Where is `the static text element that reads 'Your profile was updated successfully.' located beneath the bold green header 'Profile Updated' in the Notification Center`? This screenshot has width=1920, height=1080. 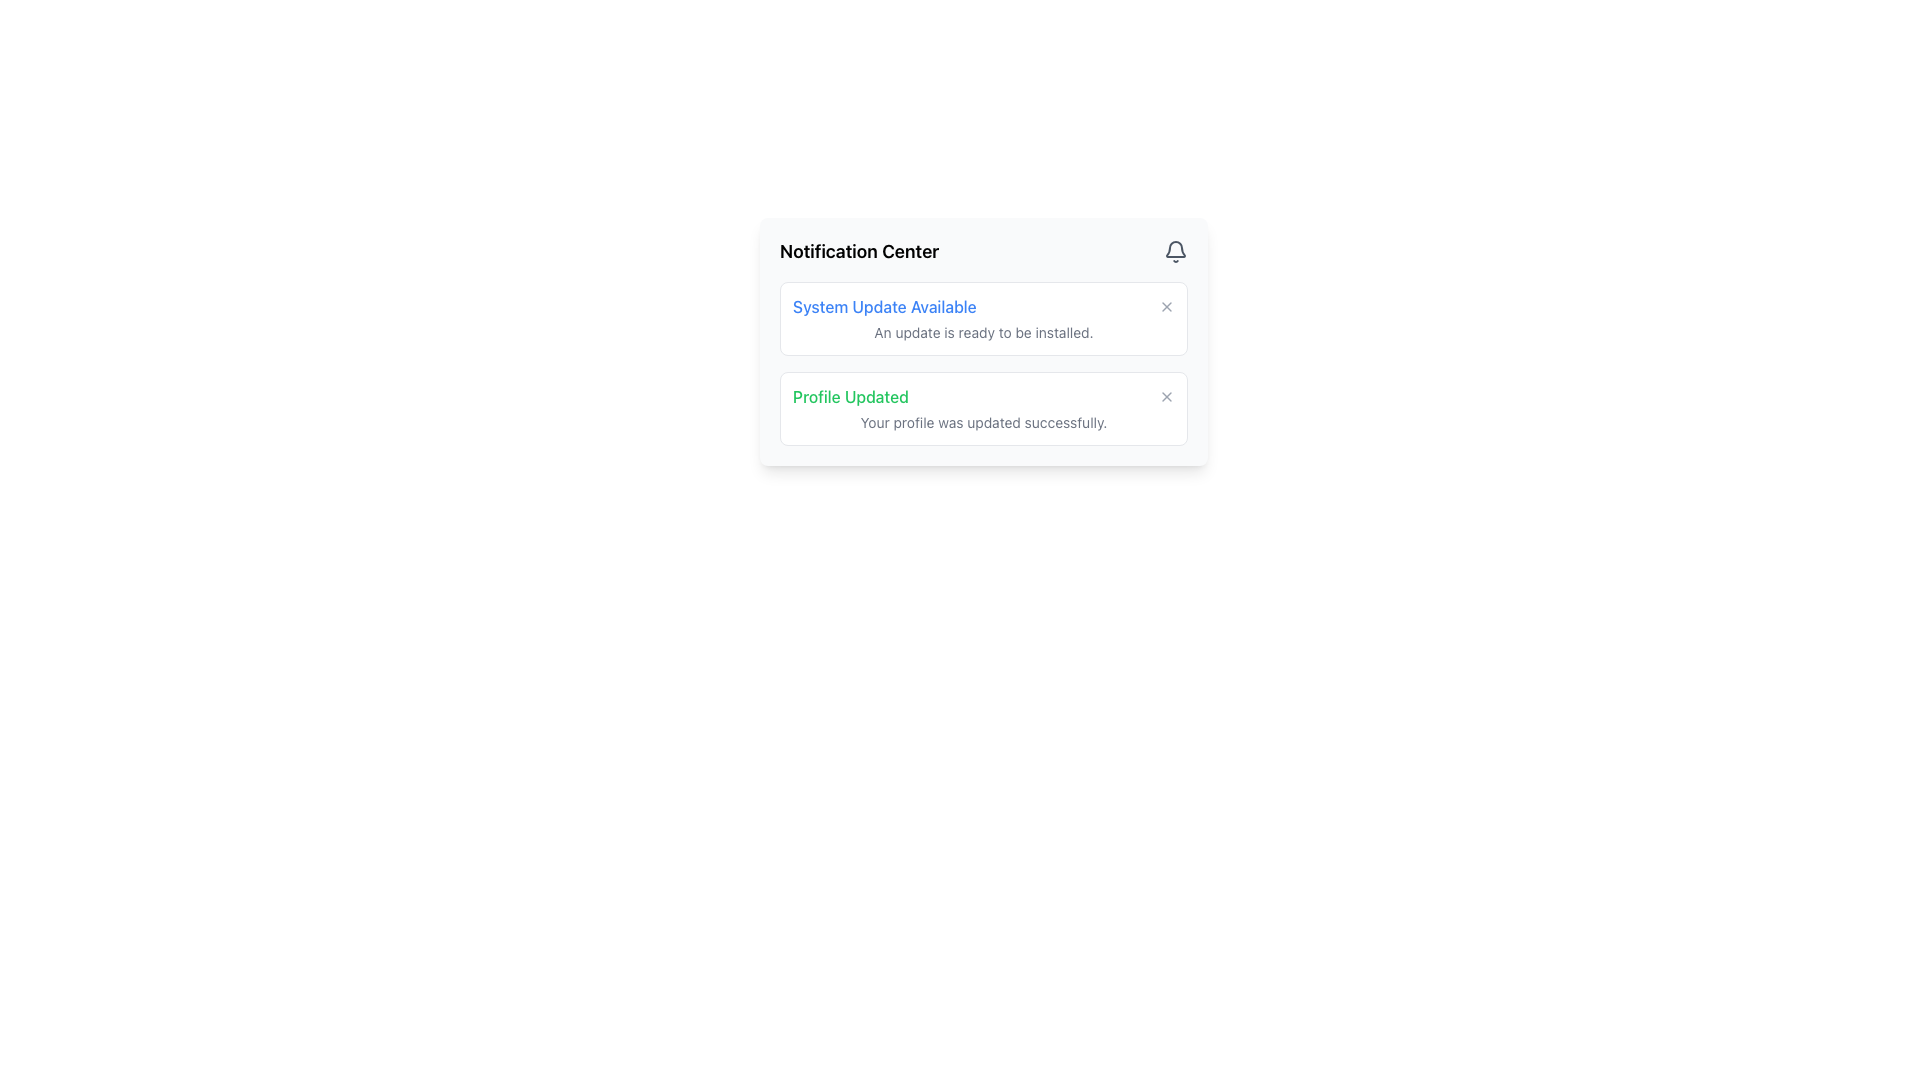
the static text element that reads 'Your profile was updated successfully.' located beneath the bold green header 'Profile Updated' in the Notification Center is located at coordinates (983, 422).